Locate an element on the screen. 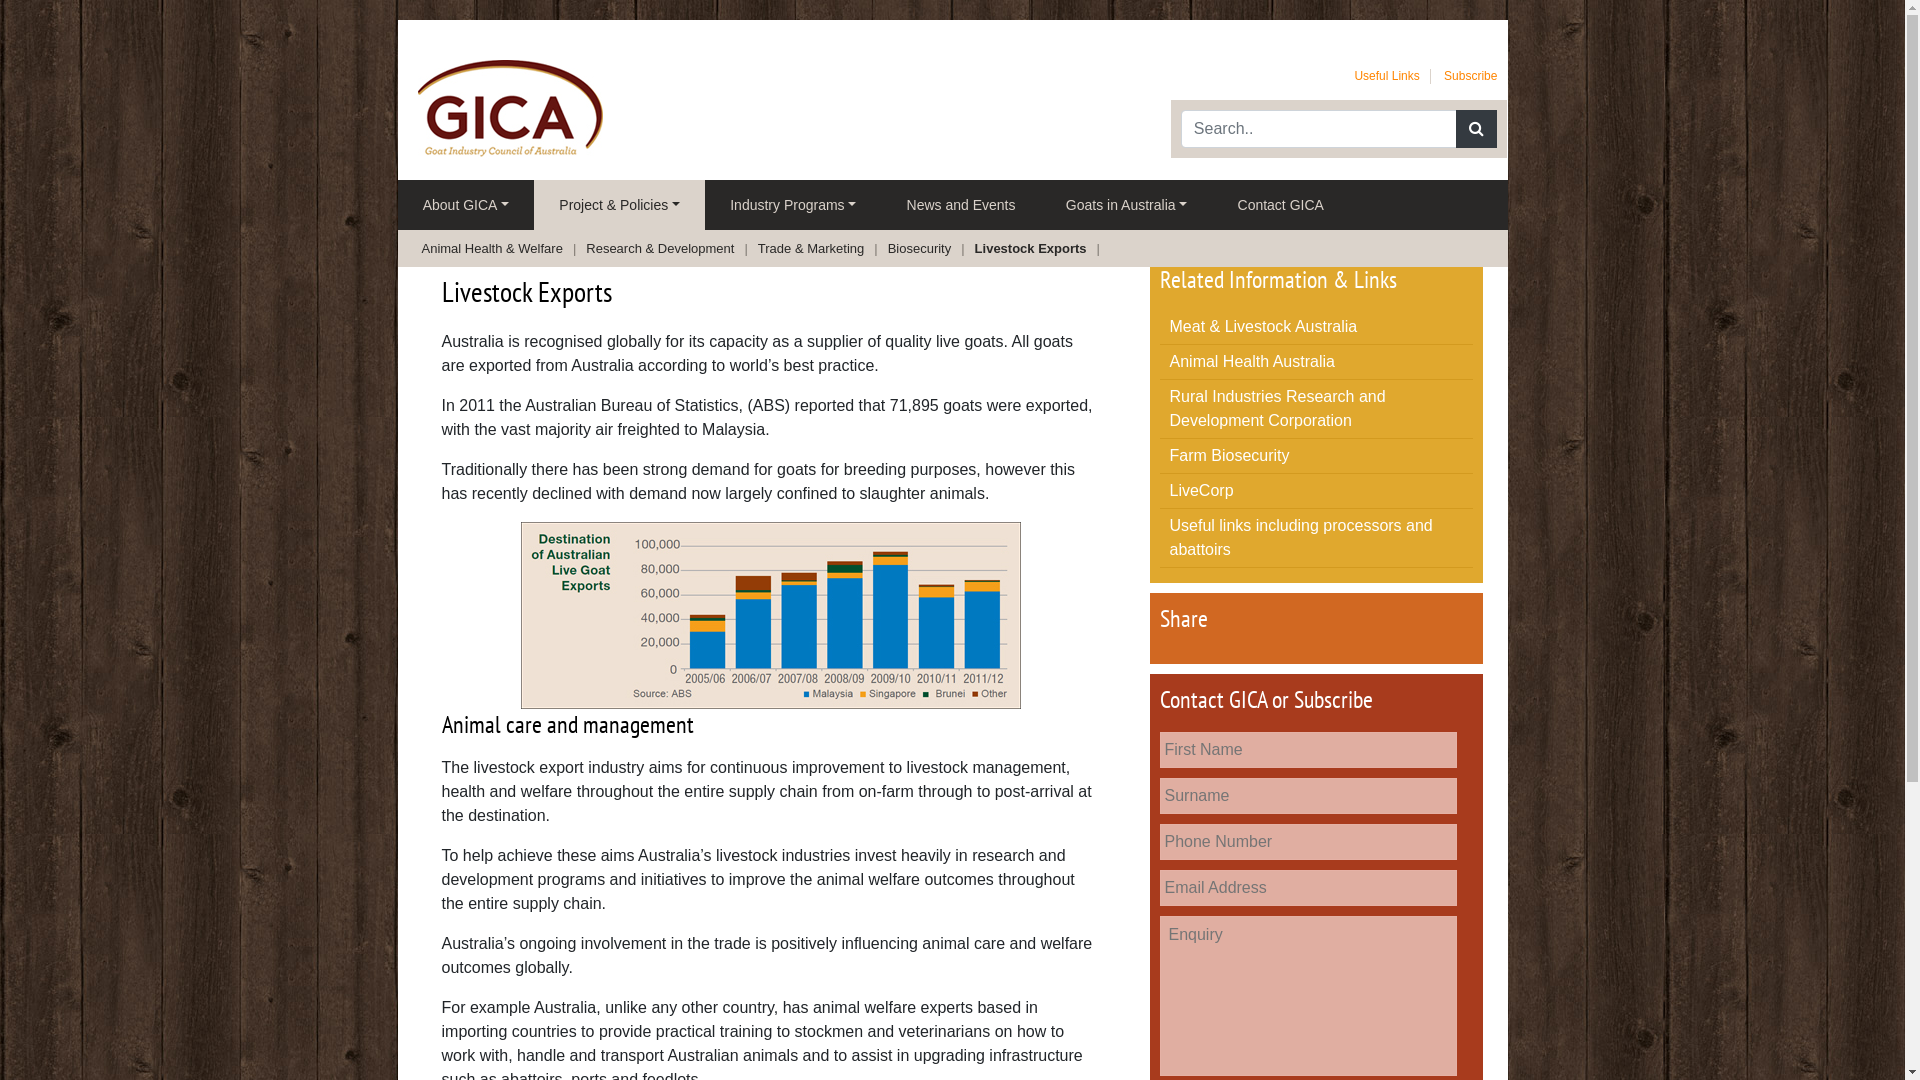 The image size is (1920, 1080). 'Farm Biosecurity' is located at coordinates (1228, 455).